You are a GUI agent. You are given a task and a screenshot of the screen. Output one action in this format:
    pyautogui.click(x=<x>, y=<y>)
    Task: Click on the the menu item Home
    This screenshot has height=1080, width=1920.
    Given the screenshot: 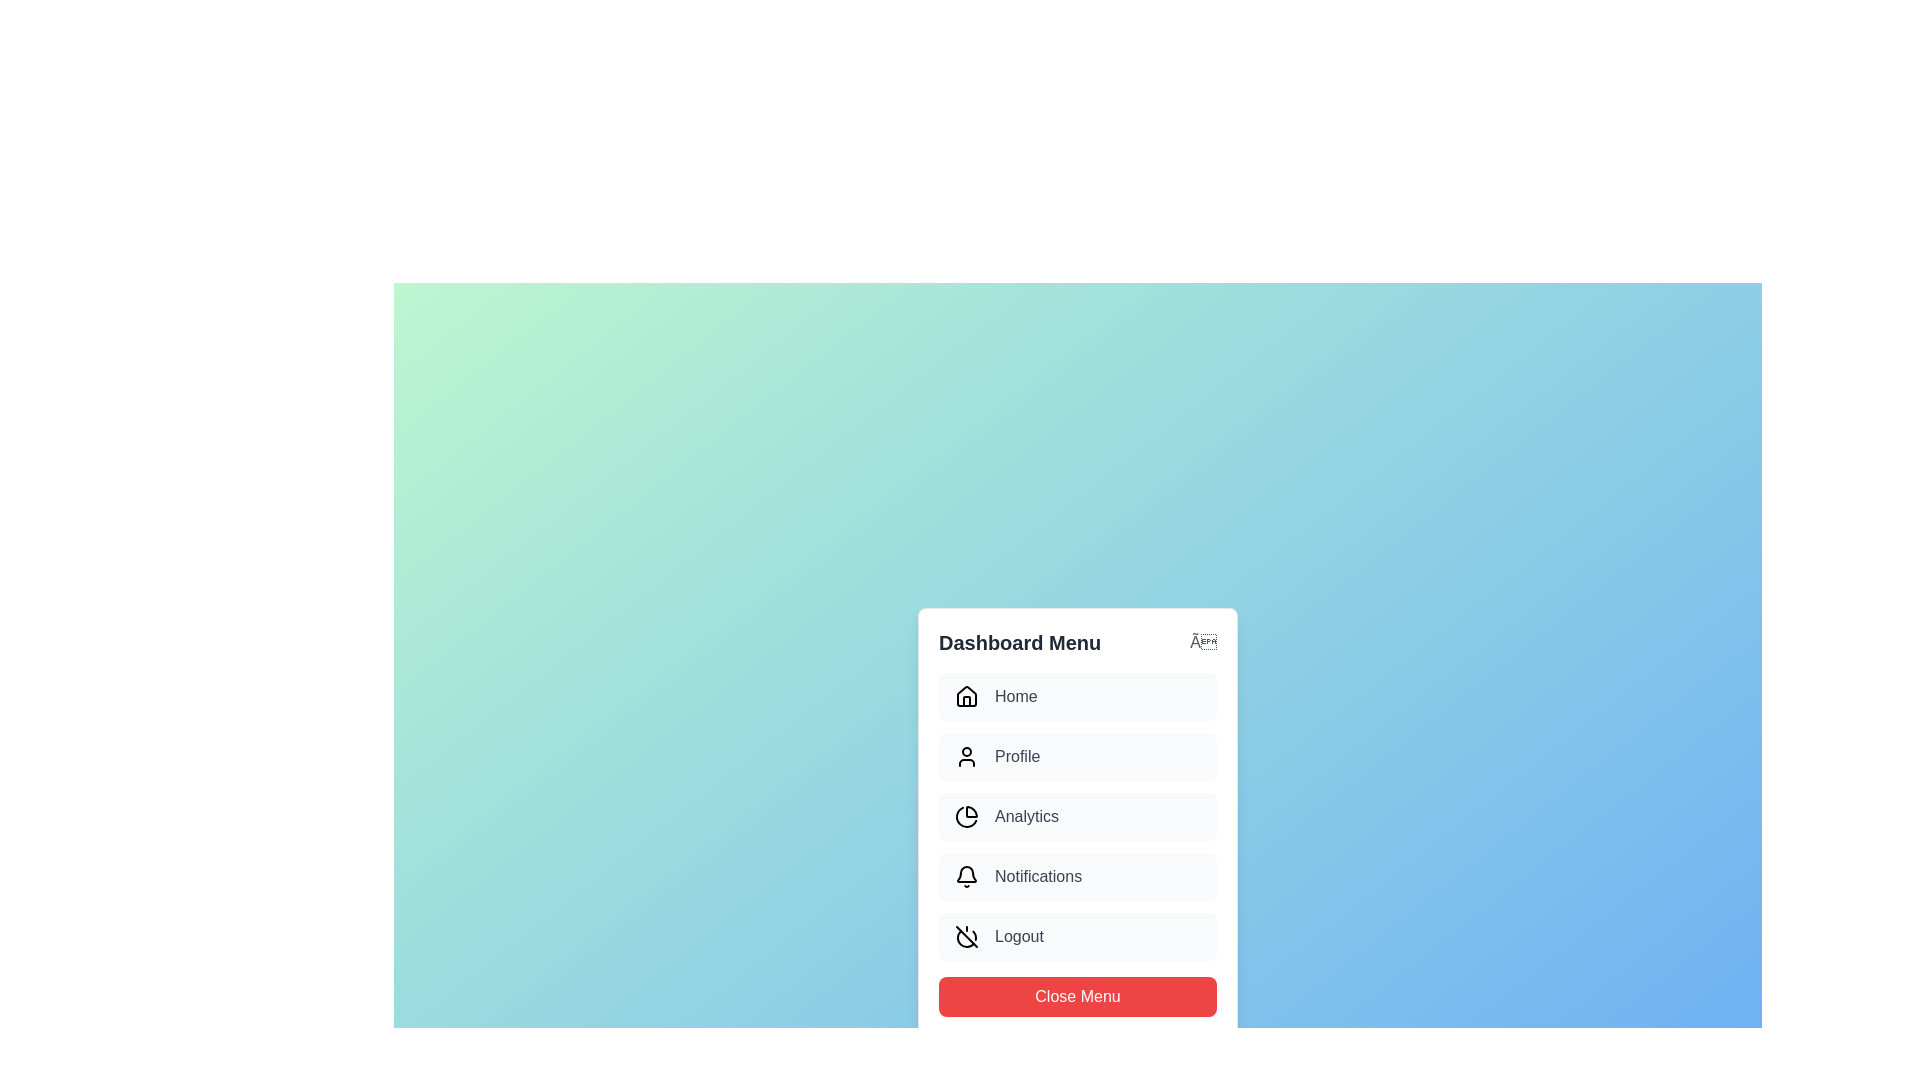 What is the action you would take?
    pyautogui.click(x=1077, y=696)
    